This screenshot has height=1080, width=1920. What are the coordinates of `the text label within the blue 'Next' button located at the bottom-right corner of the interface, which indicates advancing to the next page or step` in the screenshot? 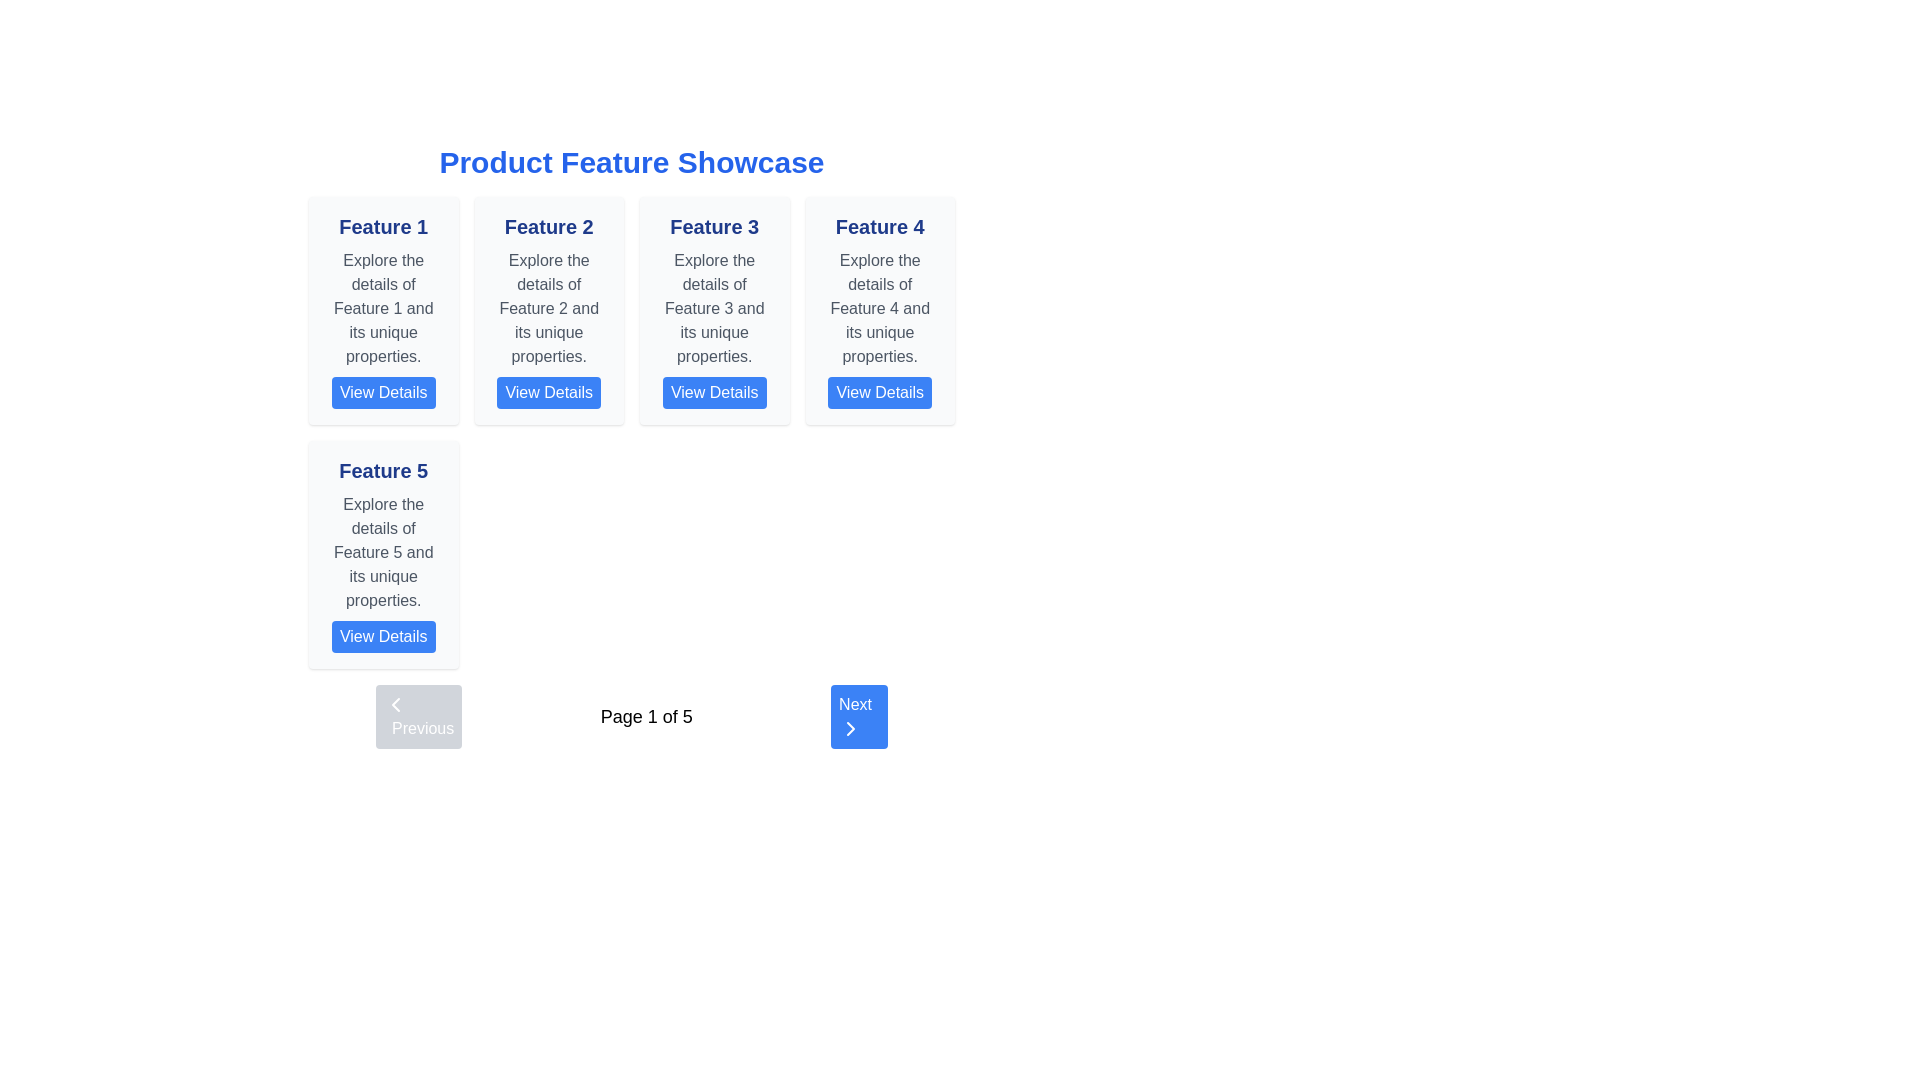 It's located at (855, 703).